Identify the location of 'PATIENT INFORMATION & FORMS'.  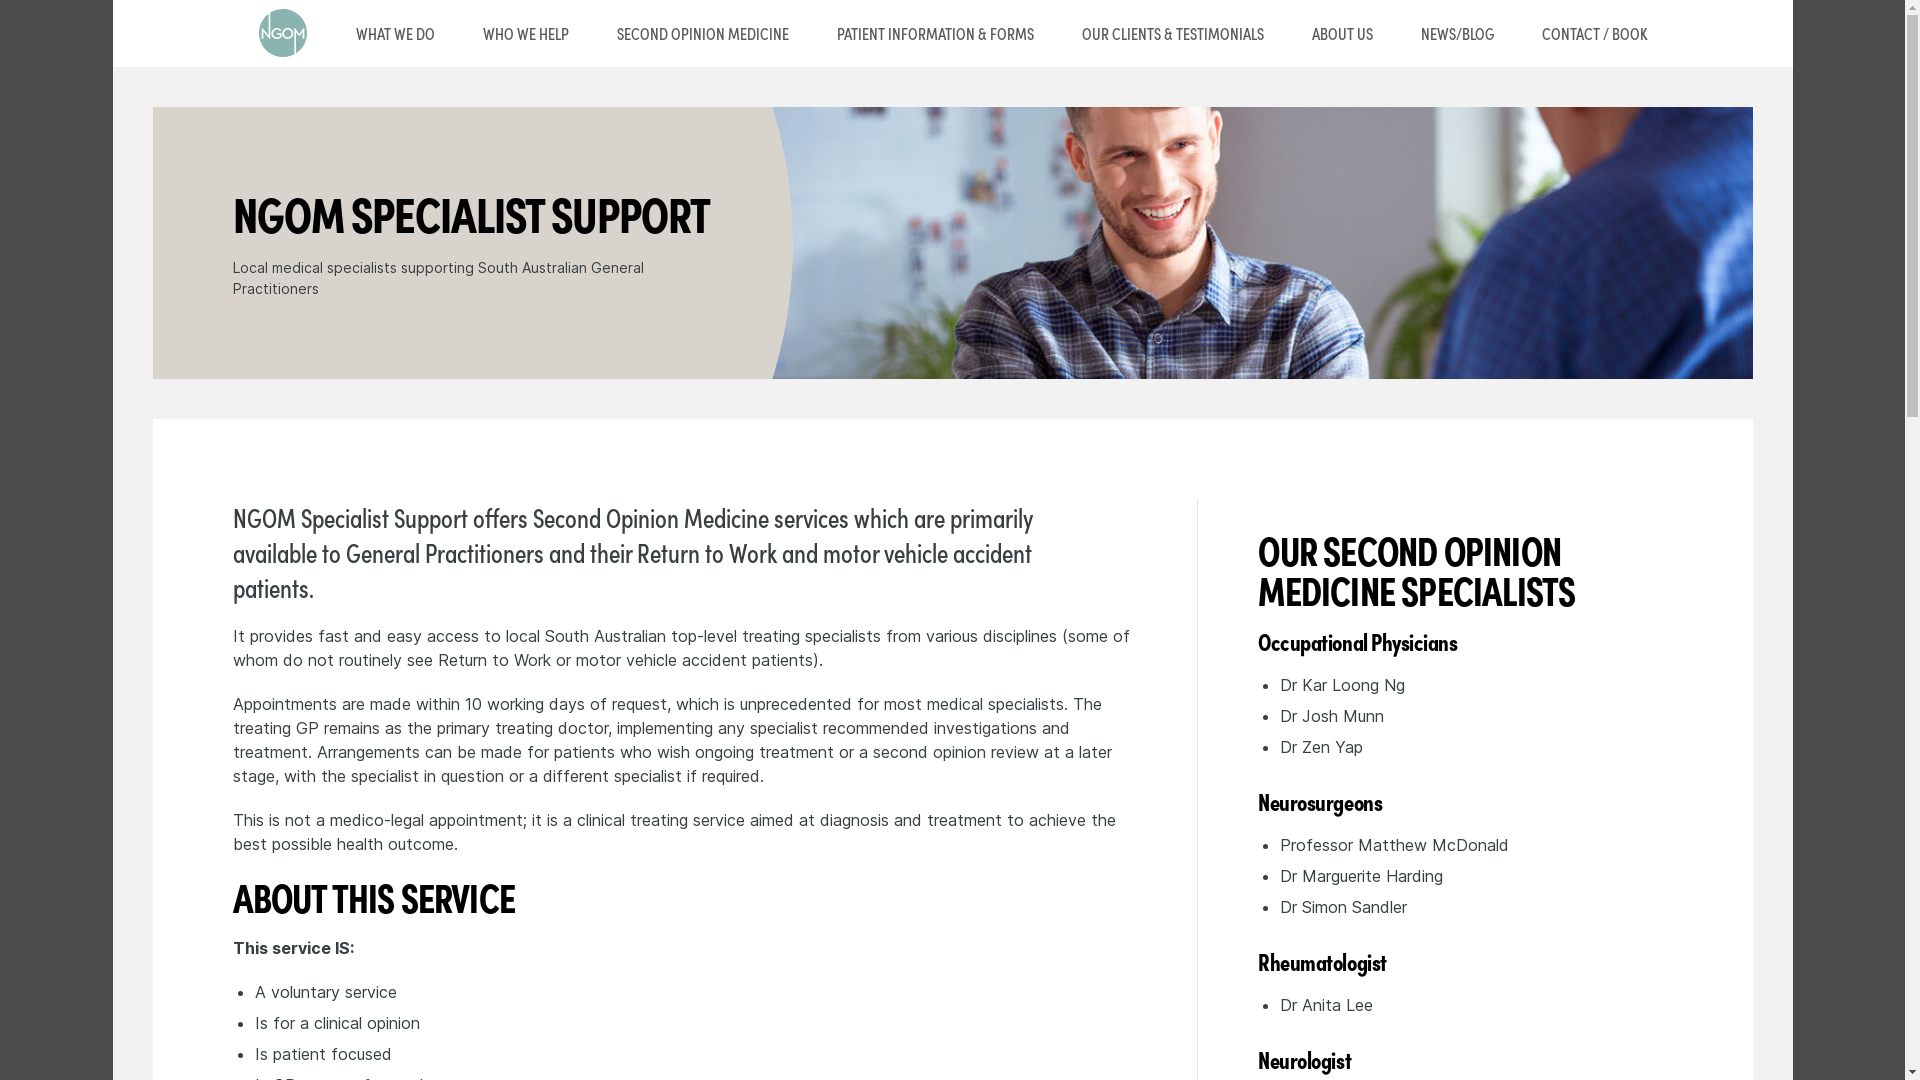
(933, 33).